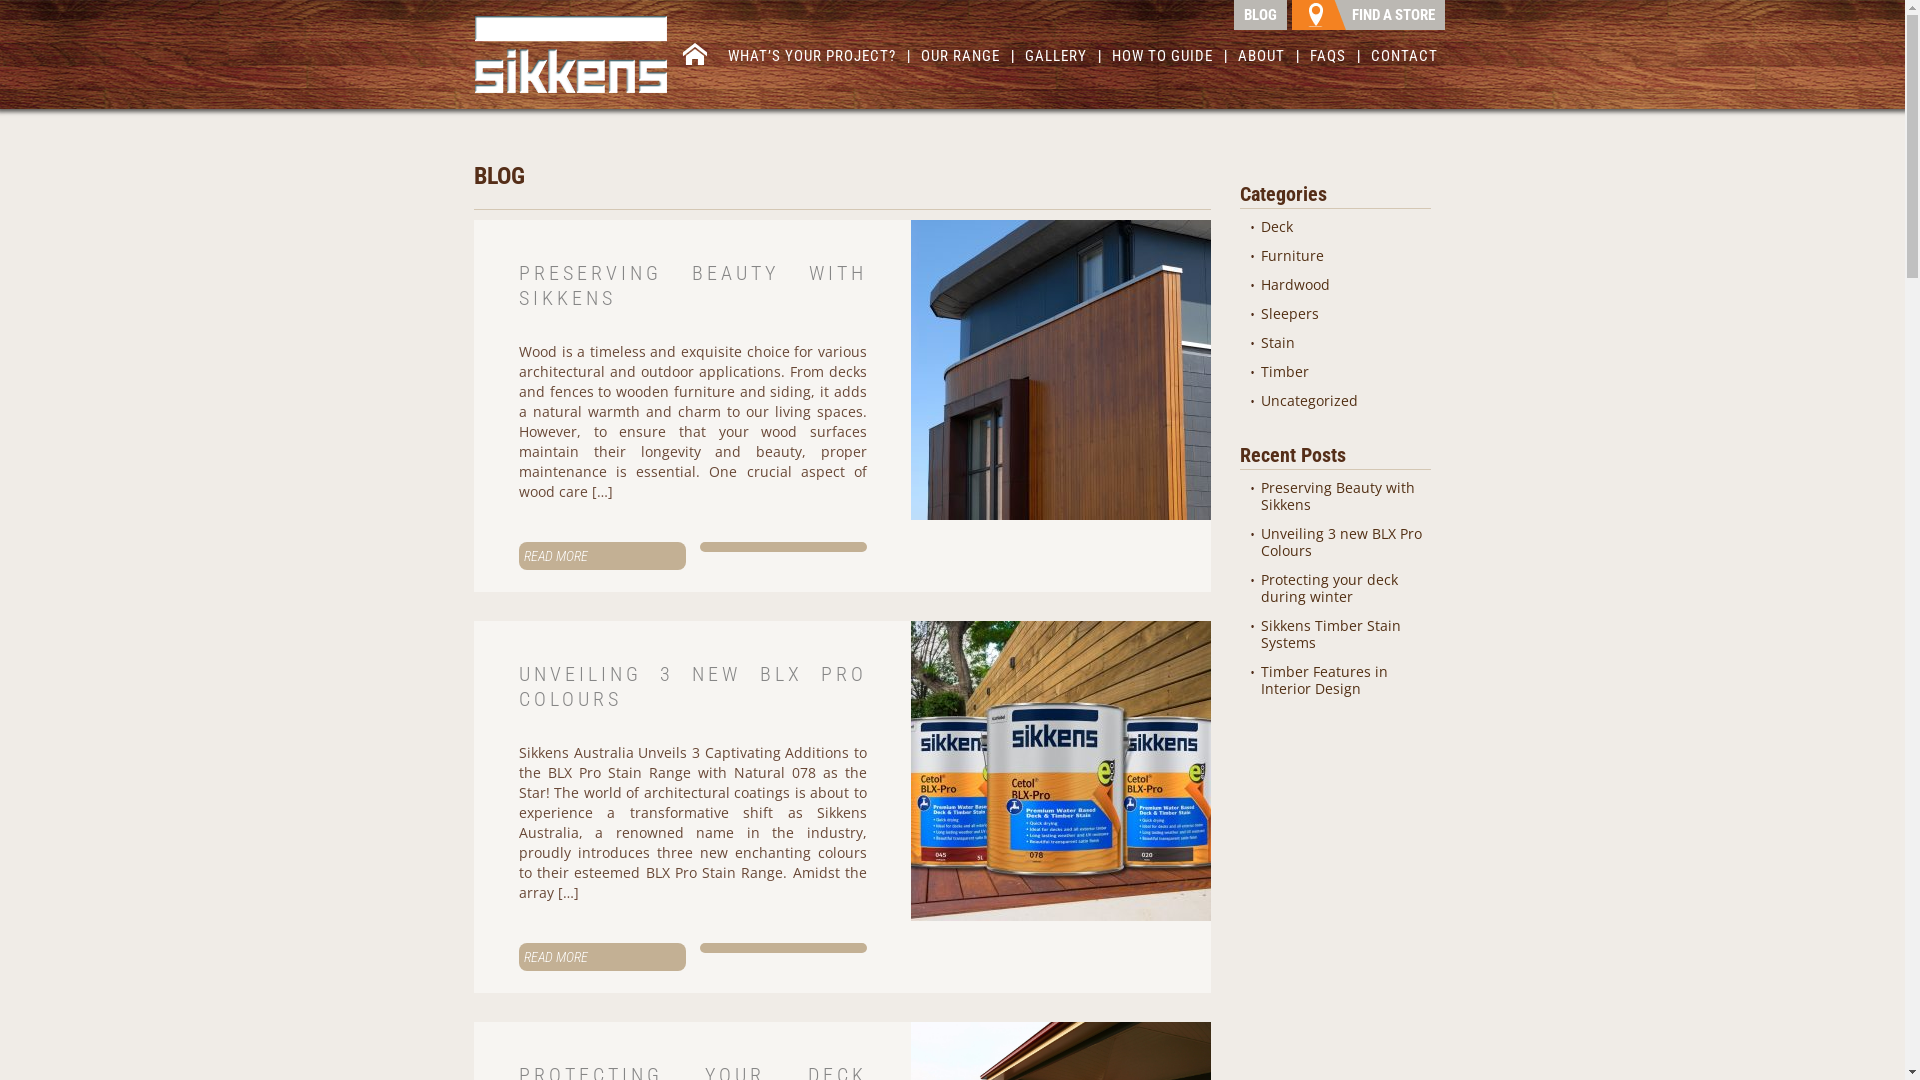 The width and height of the screenshot is (1920, 1080). I want to click on 'HOME', so click(695, 56).